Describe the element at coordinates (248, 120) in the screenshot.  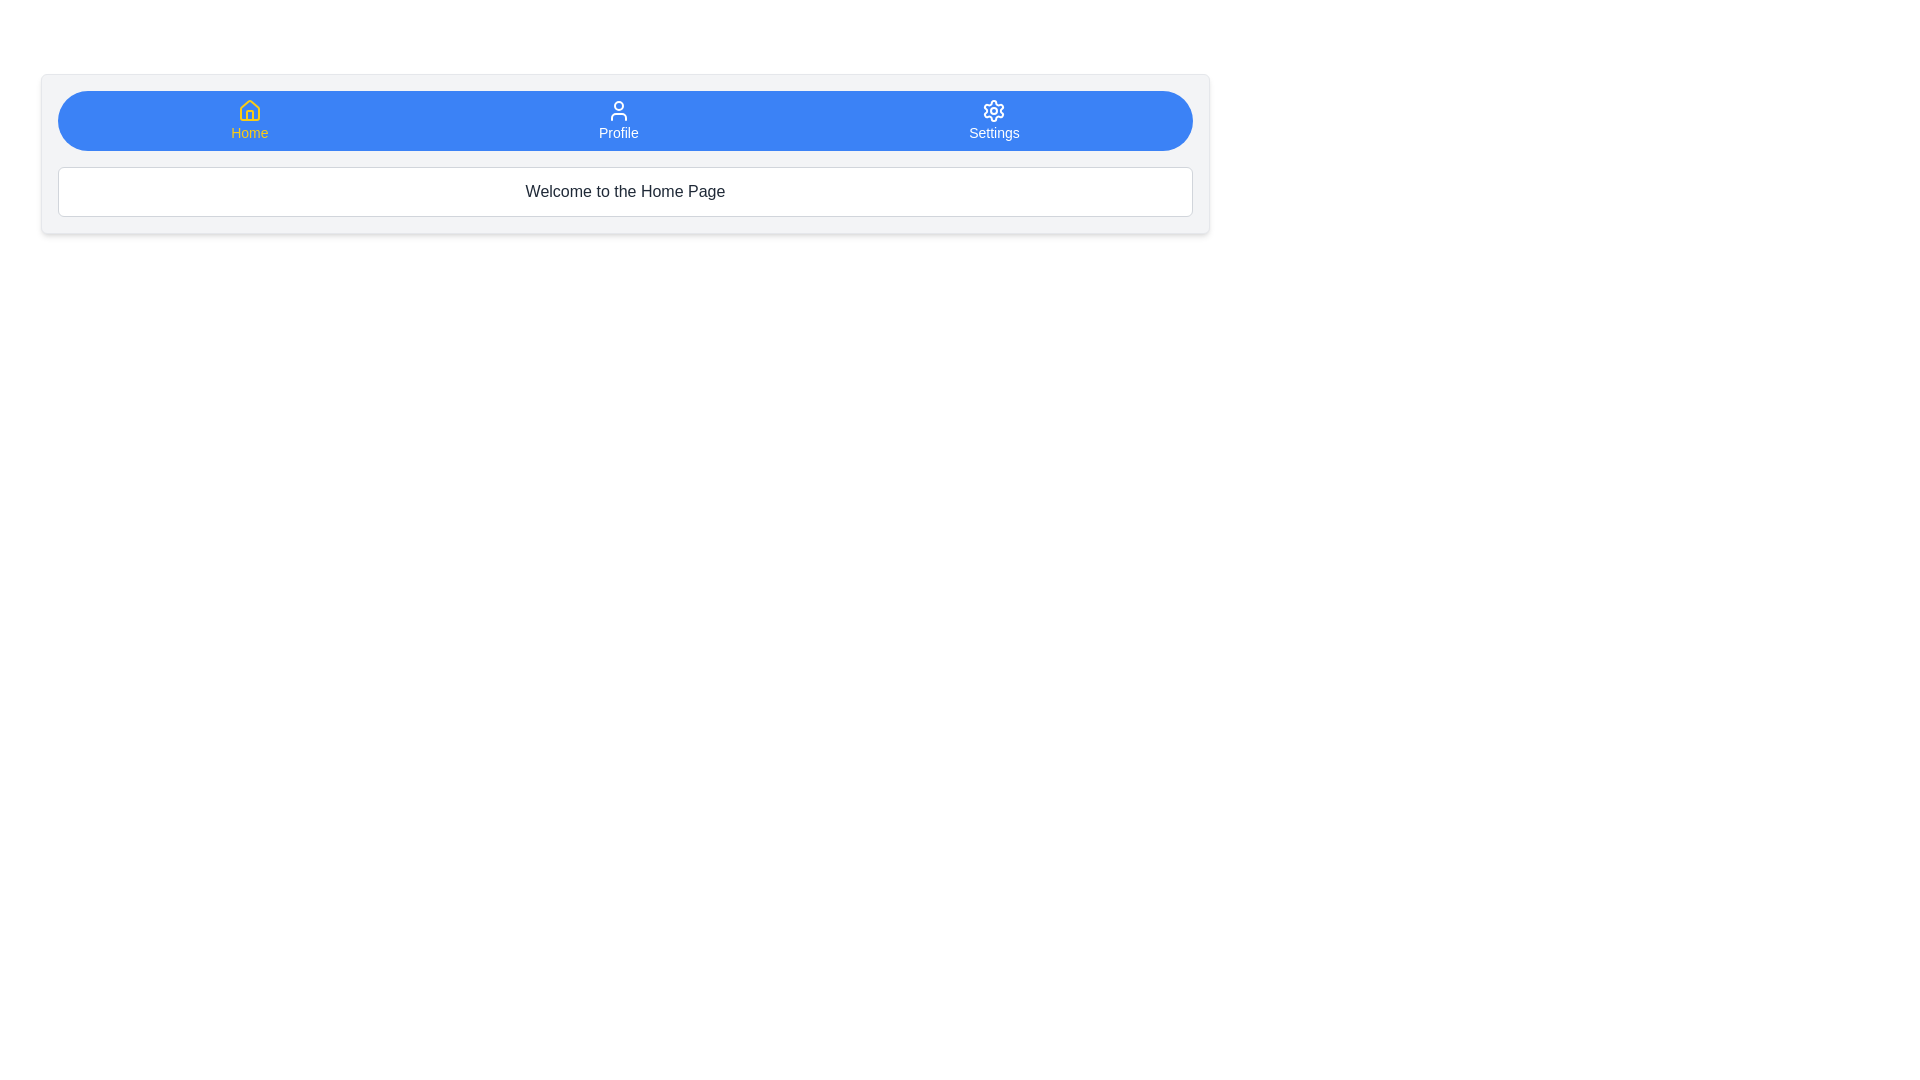
I see `the Home tab from the navigation bar` at that location.